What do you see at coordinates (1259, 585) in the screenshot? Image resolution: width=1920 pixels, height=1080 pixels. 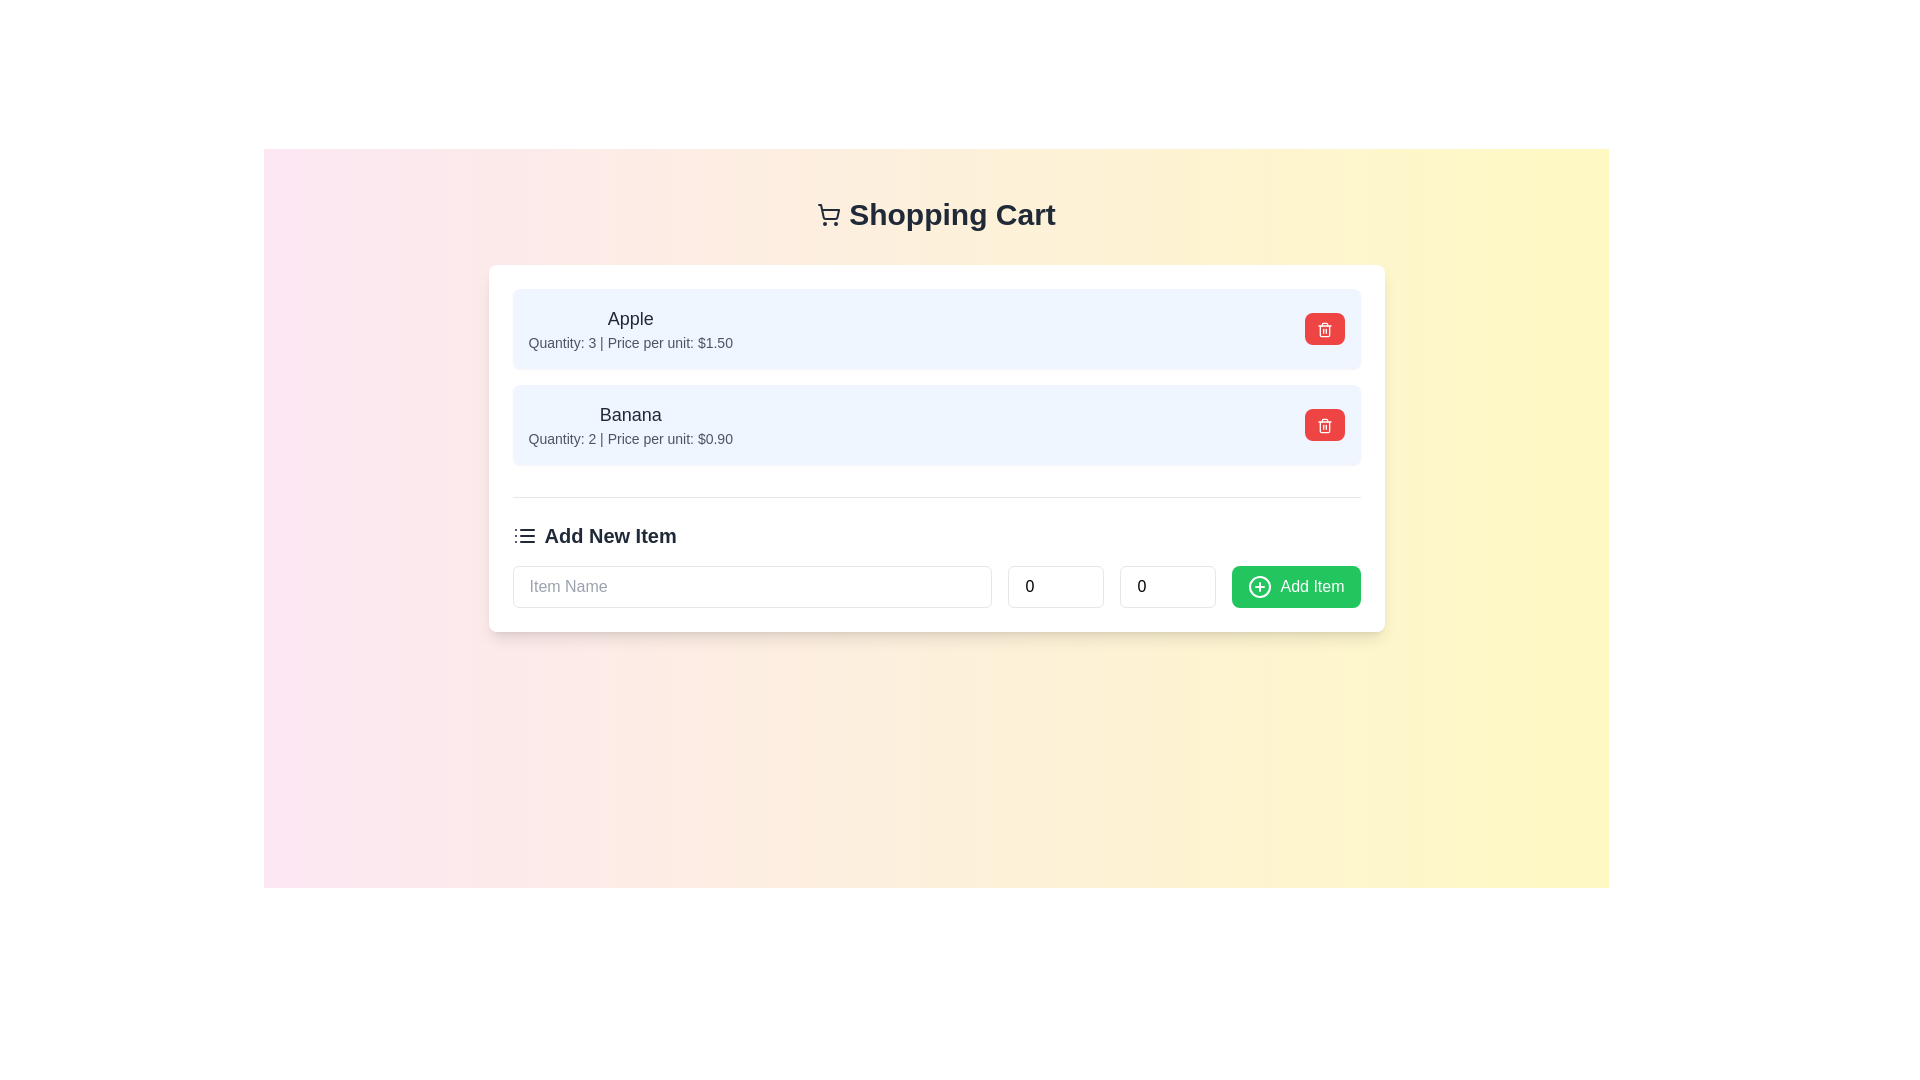 I see `the circular part of the 'Add Item' button` at bounding box center [1259, 585].